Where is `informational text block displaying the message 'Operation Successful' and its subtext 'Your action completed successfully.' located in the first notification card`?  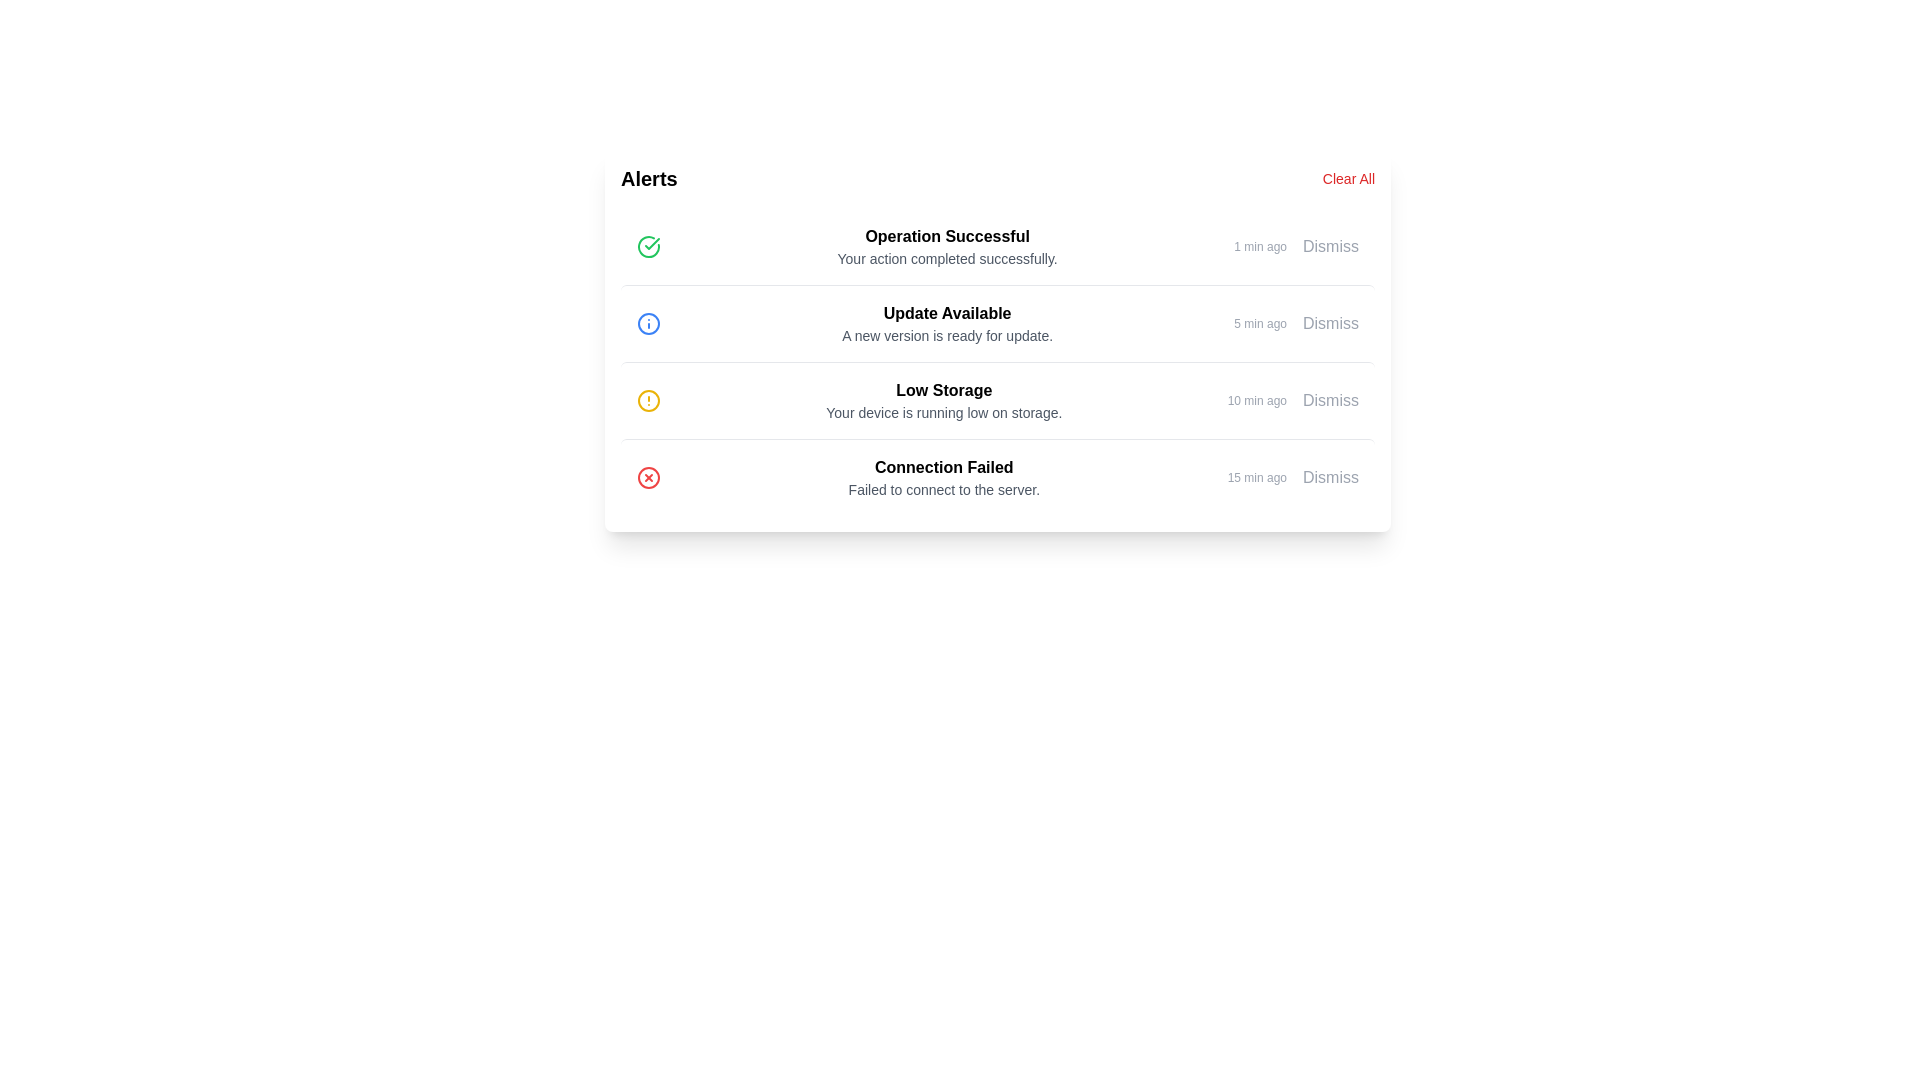
informational text block displaying the message 'Operation Successful' and its subtext 'Your action completed successfully.' located in the first notification card is located at coordinates (946, 245).